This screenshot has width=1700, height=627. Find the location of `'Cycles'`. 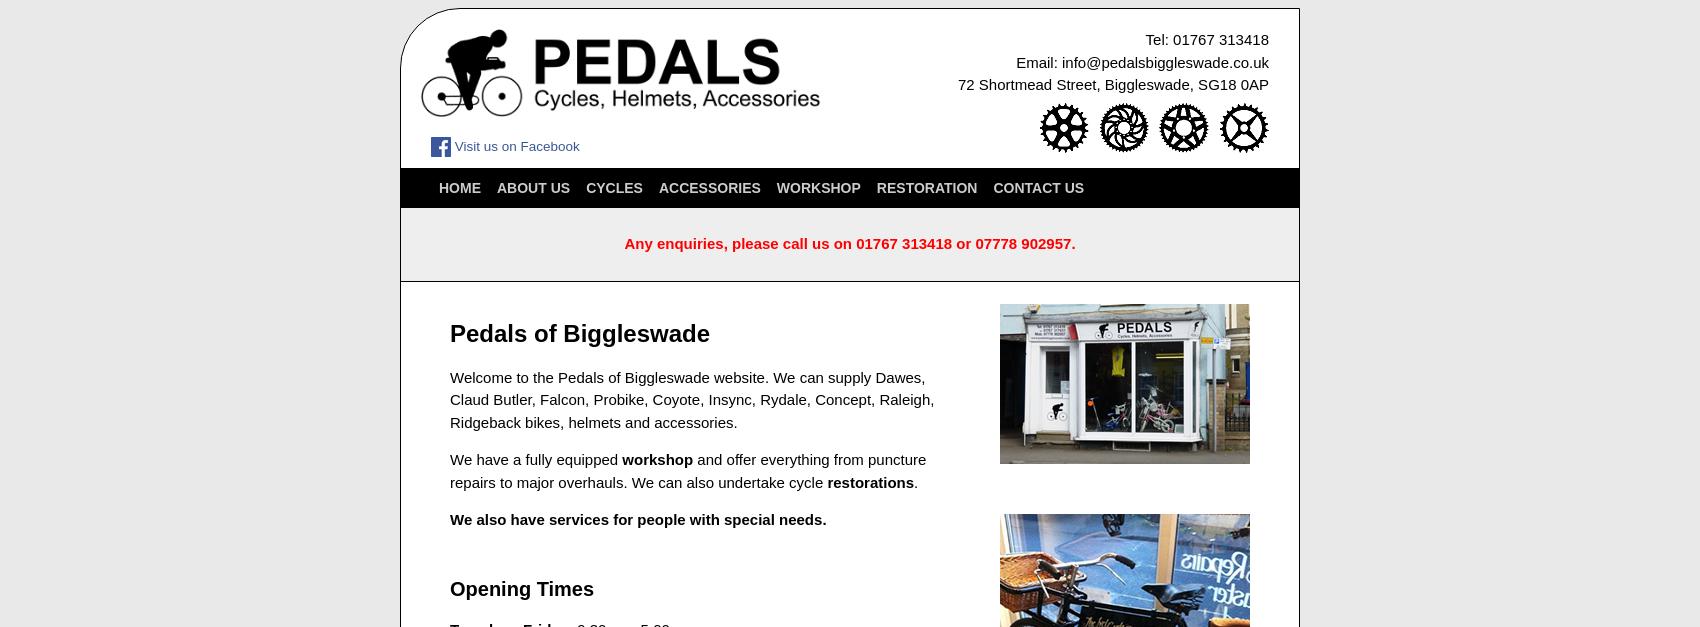

'Cycles' is located at coordinates (613, 186).